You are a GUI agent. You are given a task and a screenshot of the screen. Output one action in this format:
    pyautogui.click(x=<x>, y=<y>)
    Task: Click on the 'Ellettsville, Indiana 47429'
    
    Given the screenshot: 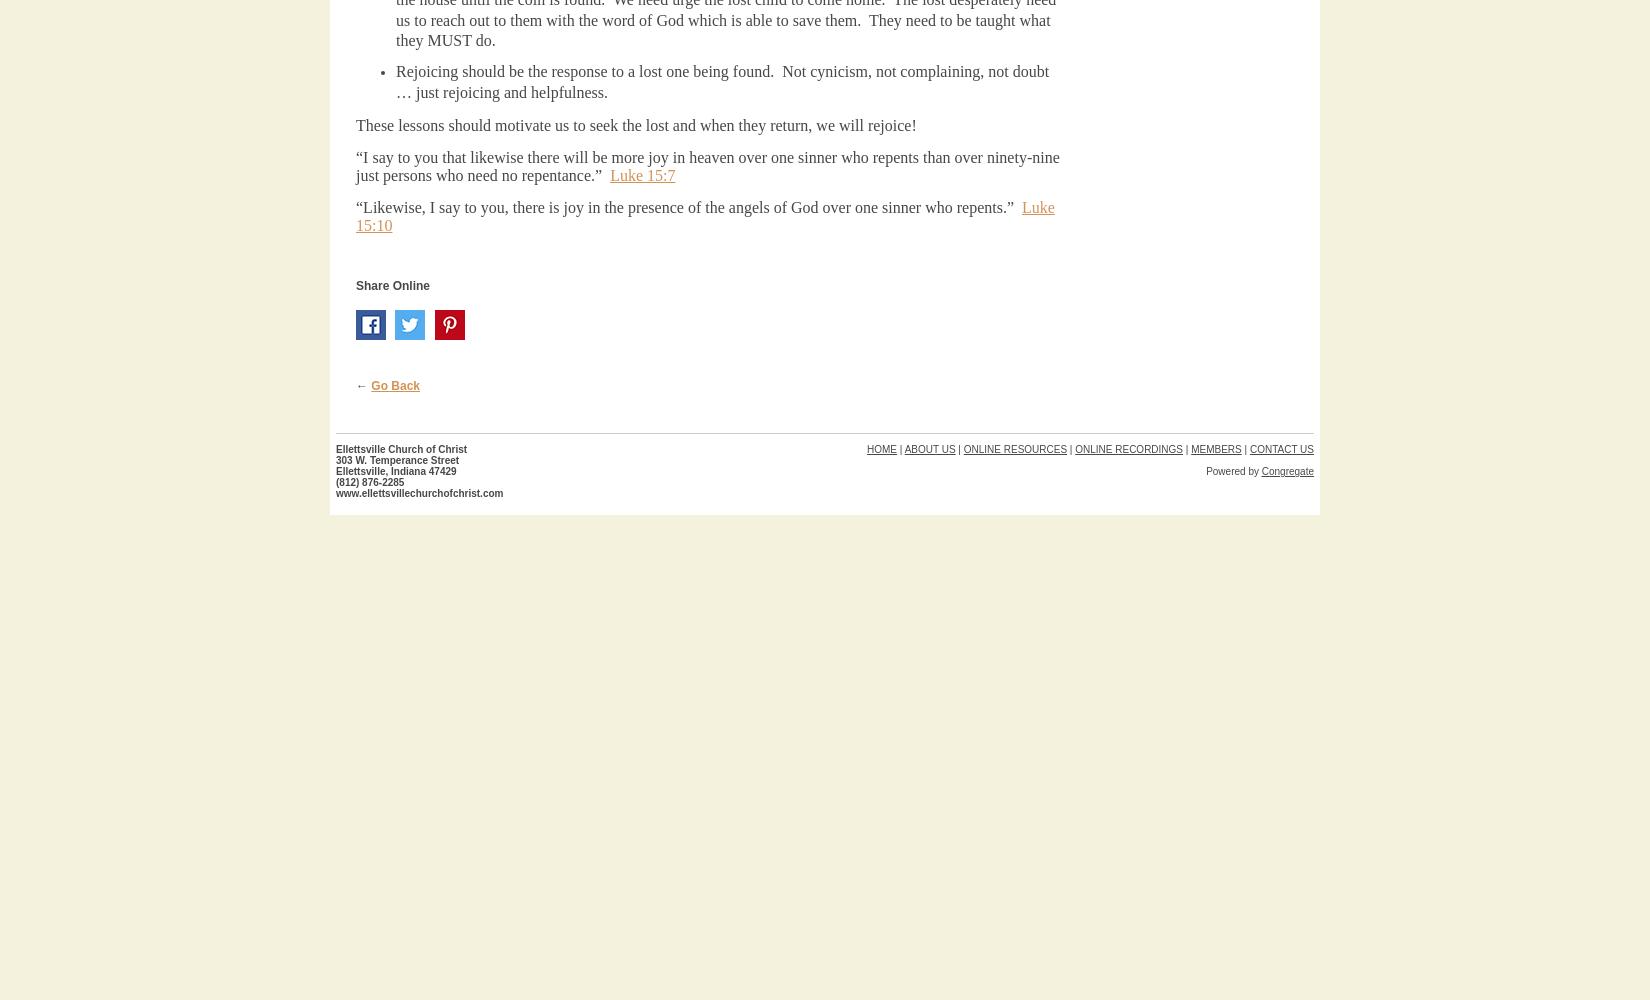 What is the action you would take?
    pyautogui.click(x=396, y=470)
    